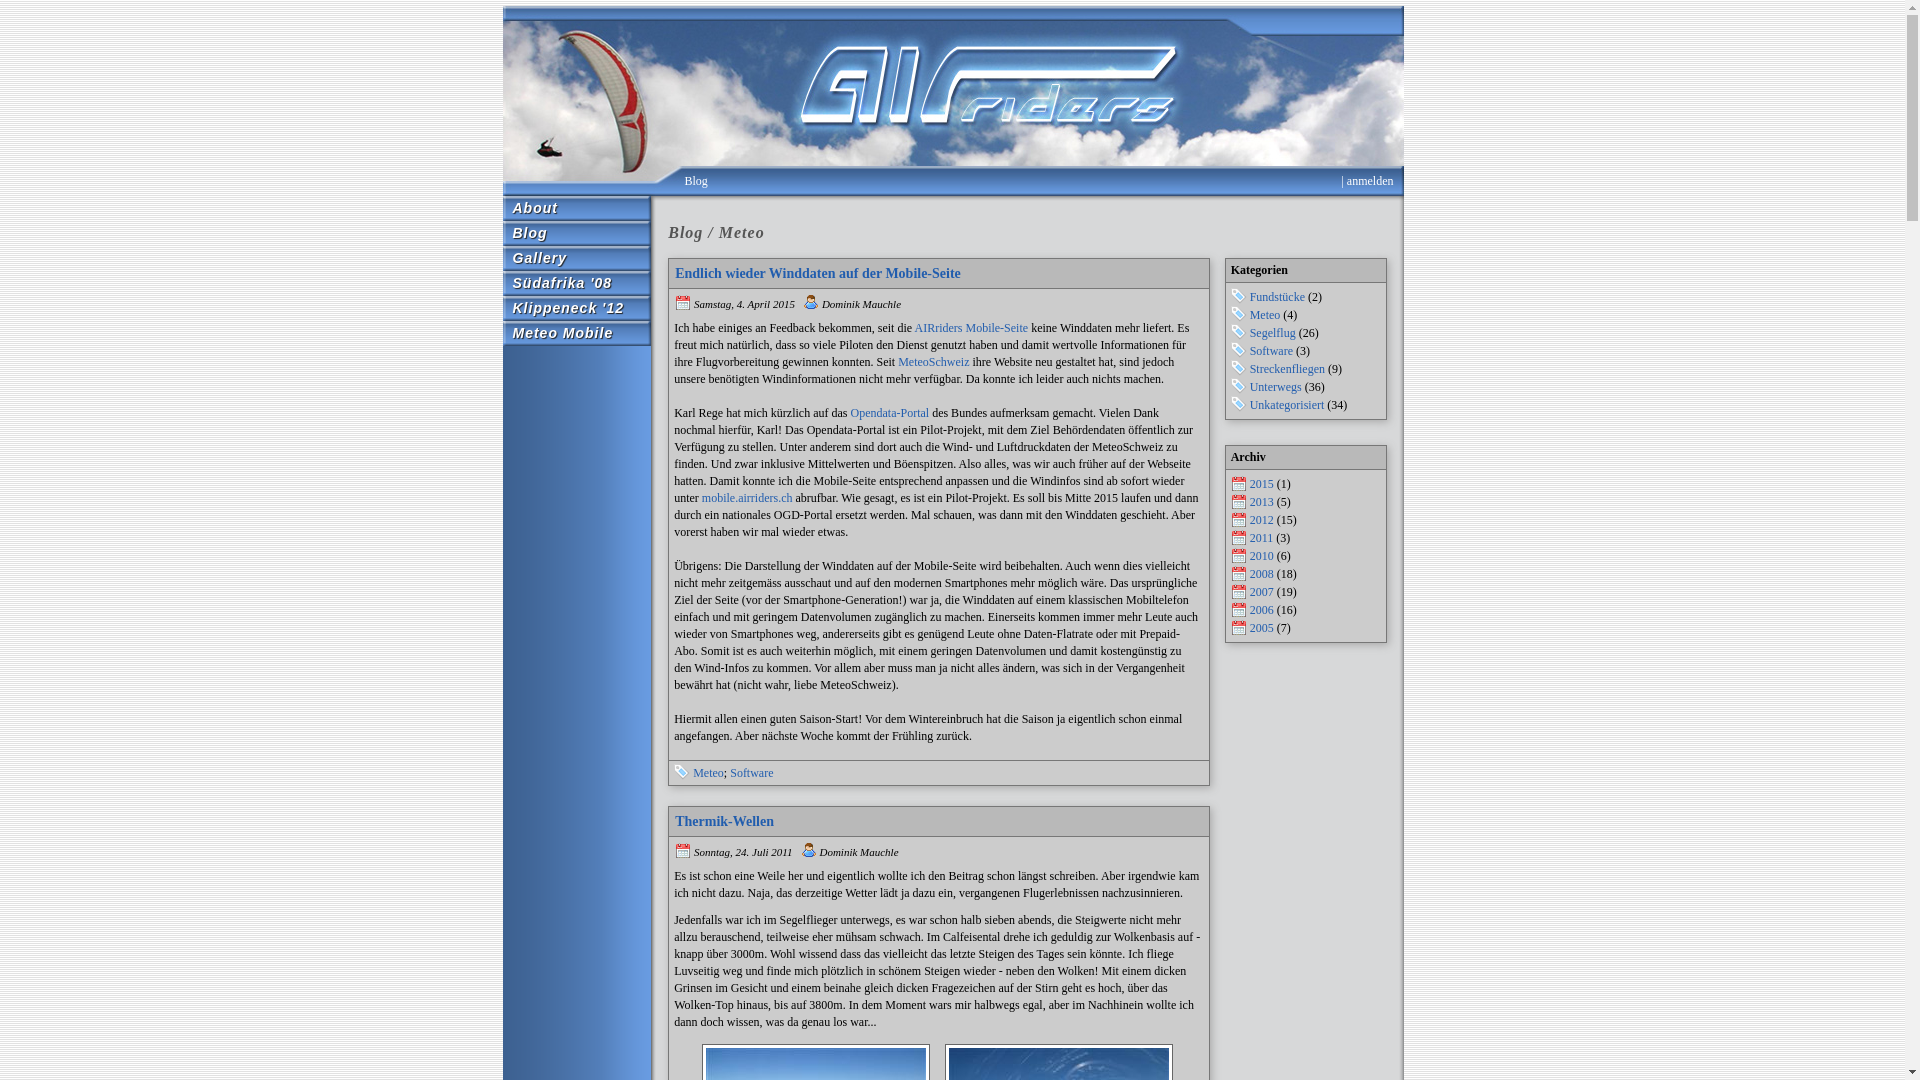 This screenshot has width=1920, height=1080. What do you see at coordinates (575, 206) in the screenshot?
I see `'About'` at bounding box center [575, 206].